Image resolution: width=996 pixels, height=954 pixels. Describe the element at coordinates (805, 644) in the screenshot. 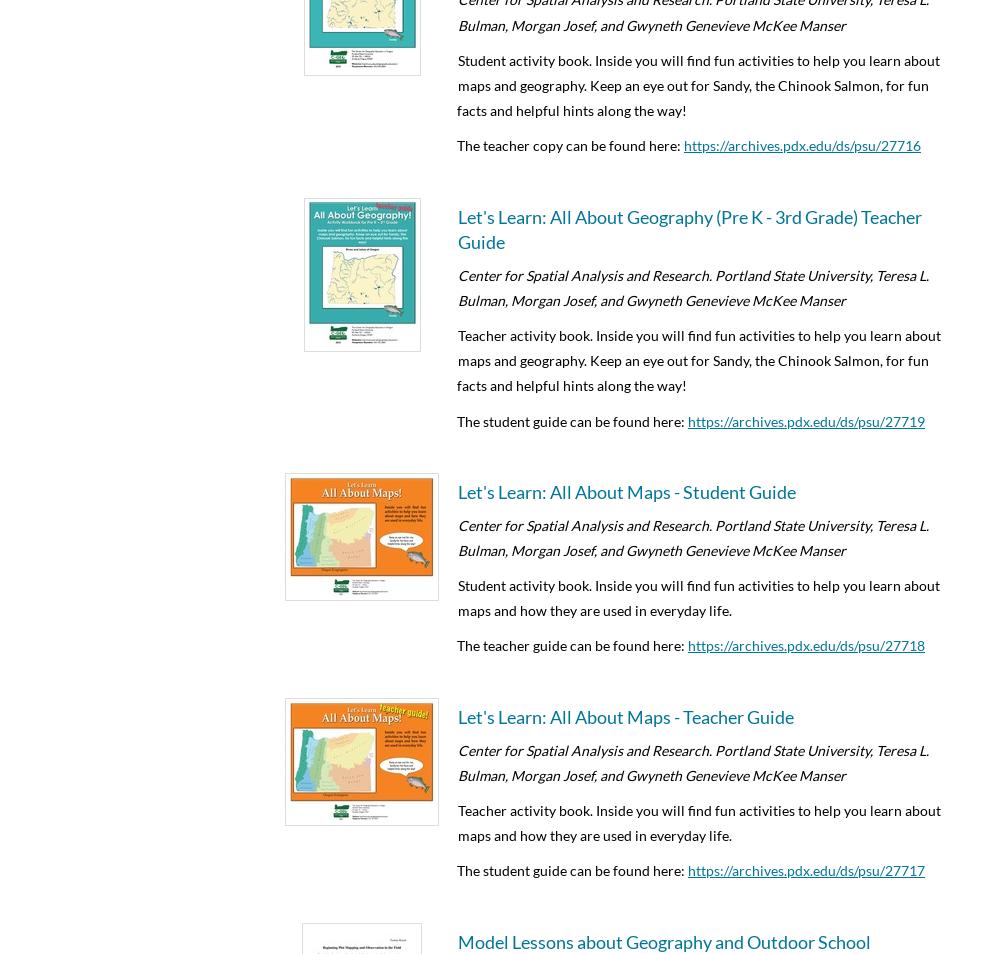

I see `'https://archives.pdx.edu/ds/psu/27718'` at that location.